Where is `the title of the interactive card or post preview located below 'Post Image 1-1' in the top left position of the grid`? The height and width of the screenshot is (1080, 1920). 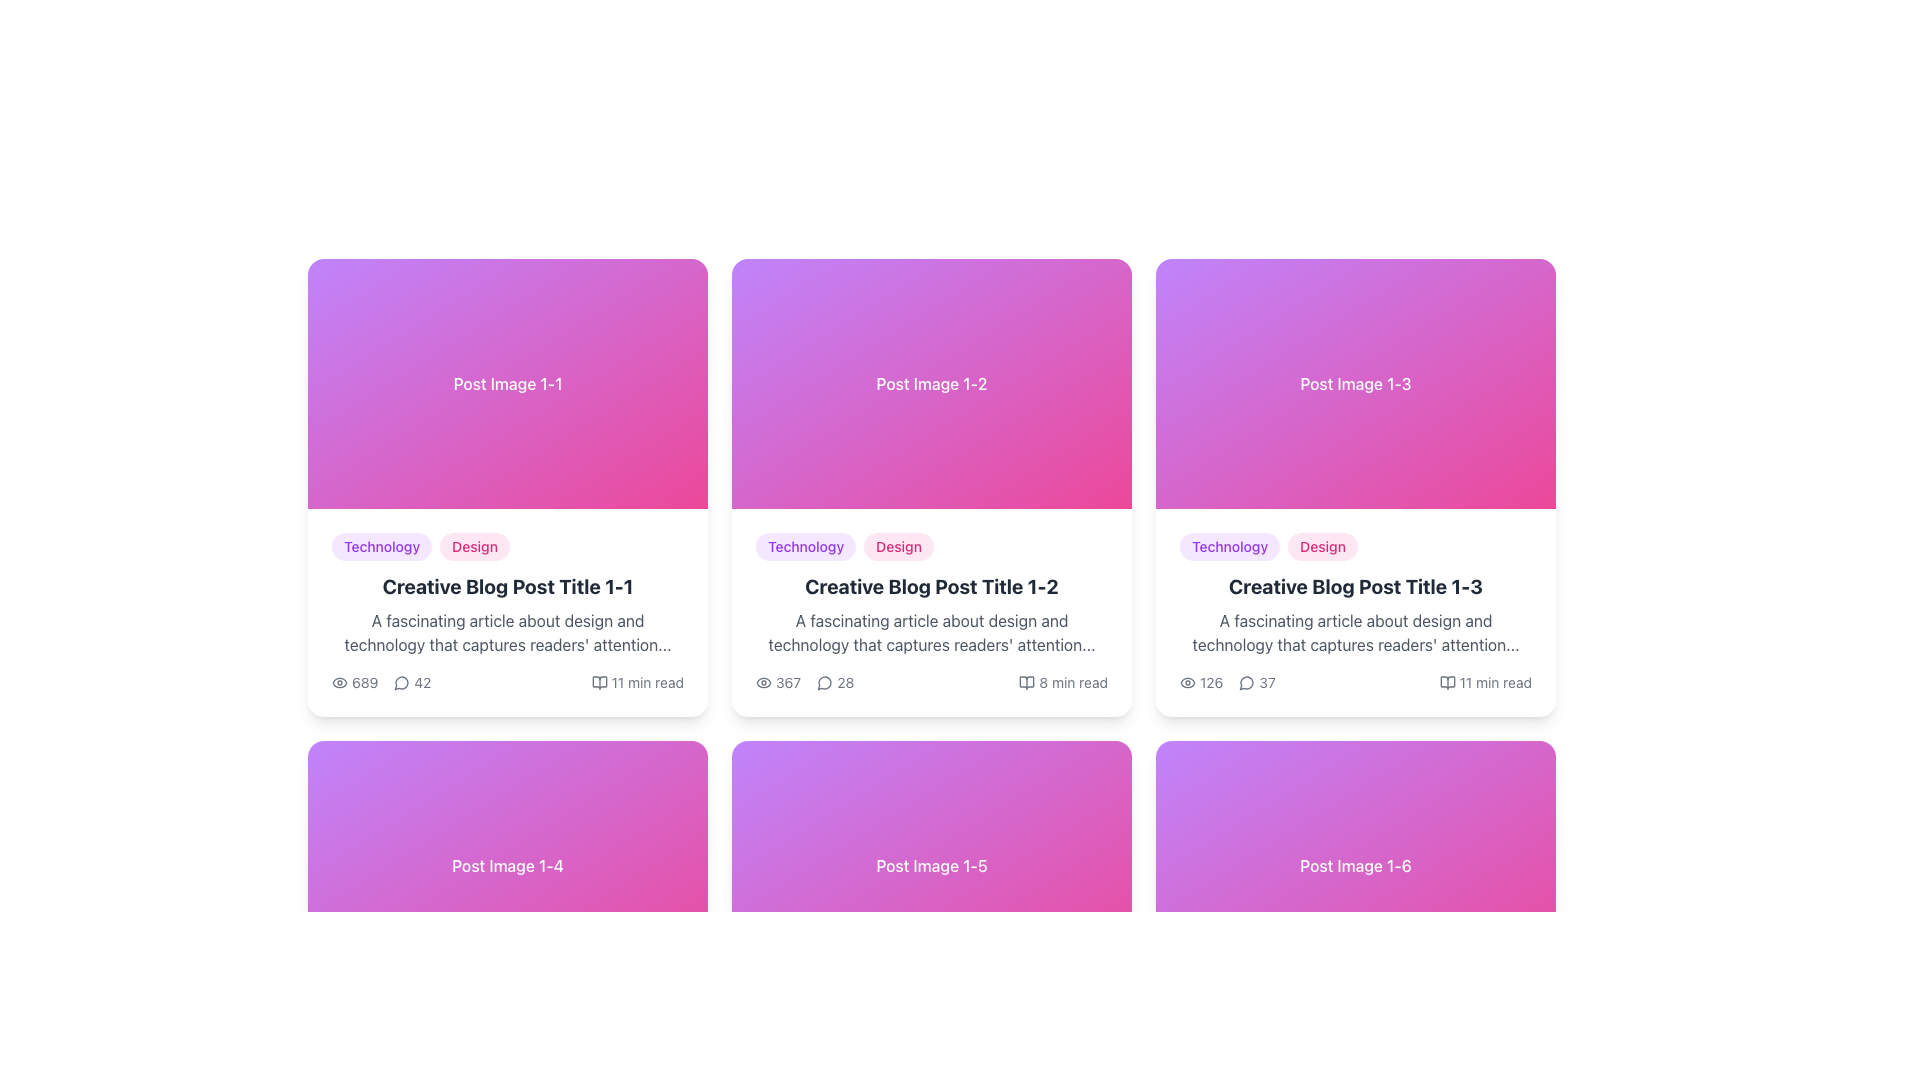
the title of the interactive card or post preview located below 'Post Image 1-1' in the top left position of the grid is located at coordinates (508, 612).